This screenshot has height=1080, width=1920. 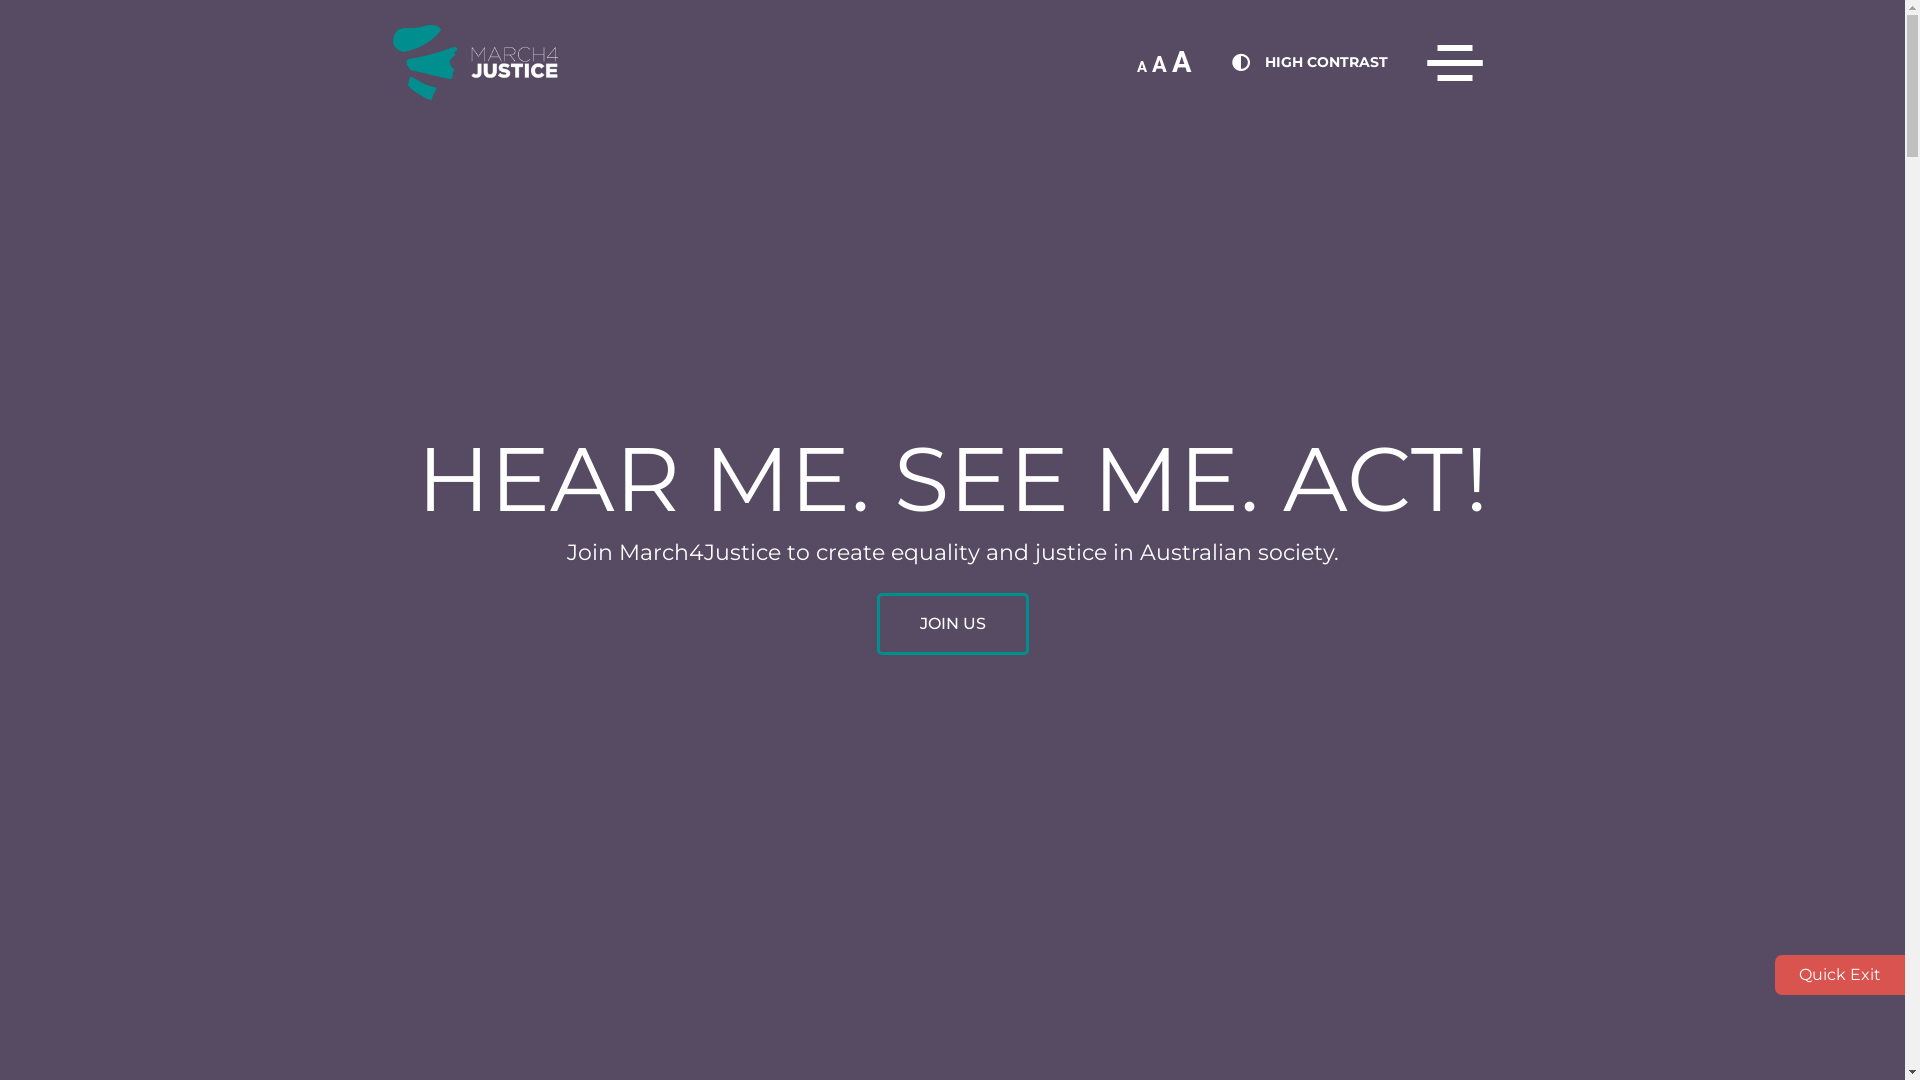 What do you see at coordinates (1159, 63) in the screenshot?
I see `'A'` at bounding box center [1159, 63].